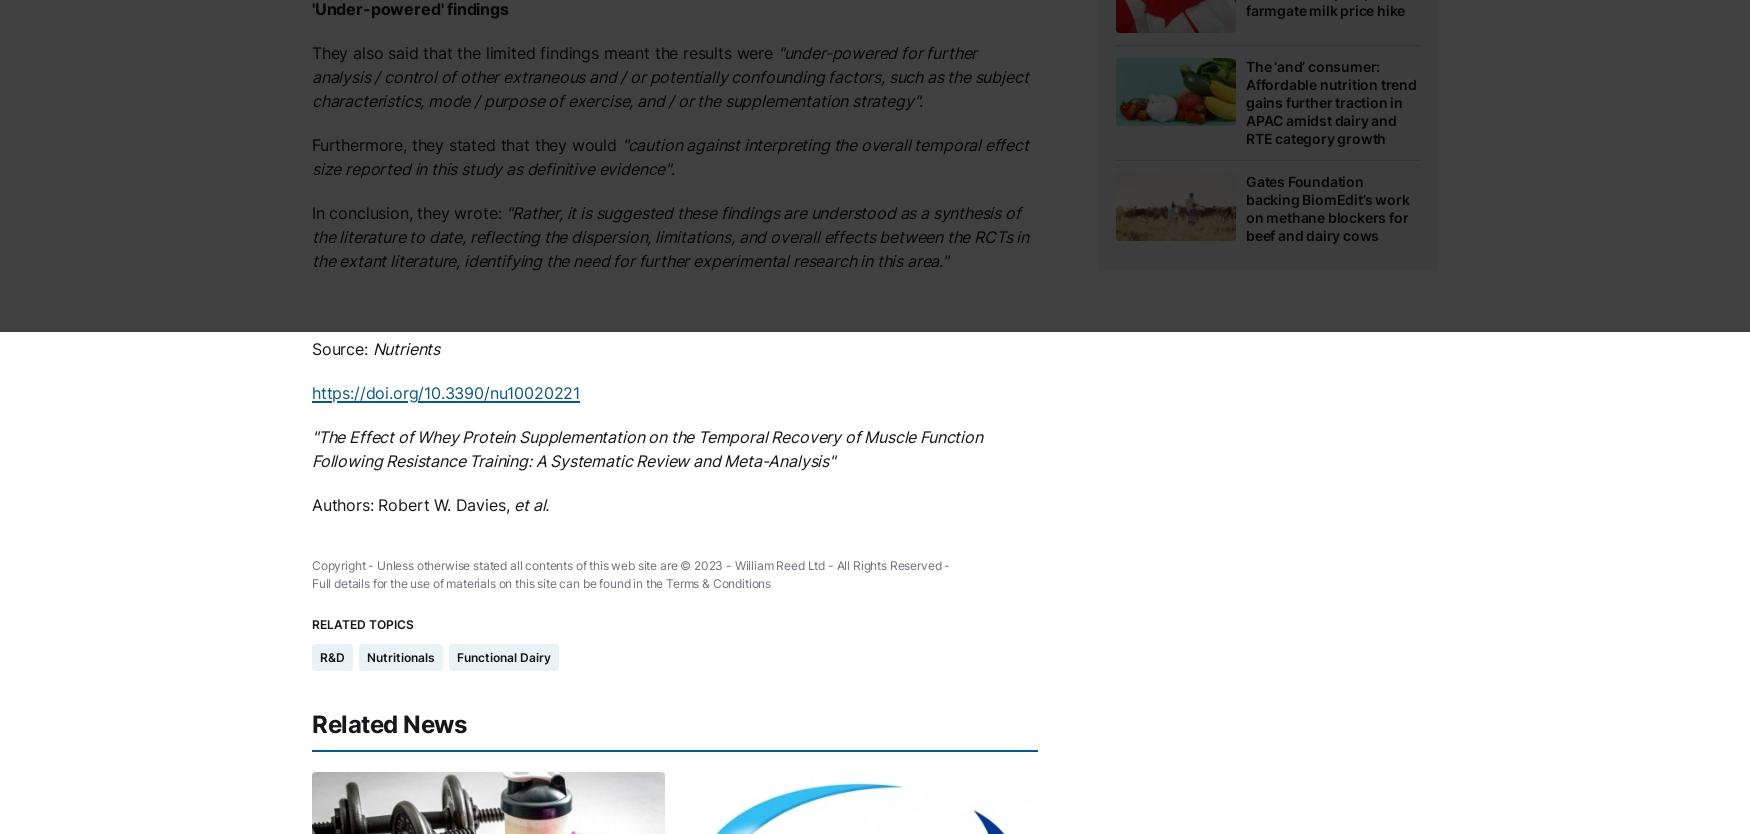 The width and height of the screenshot is (1750, 834). What do you see at coordinates (665, 583) in the screenshot?
I see `'Terms & Conditions'` at bounding box center [665, 583].